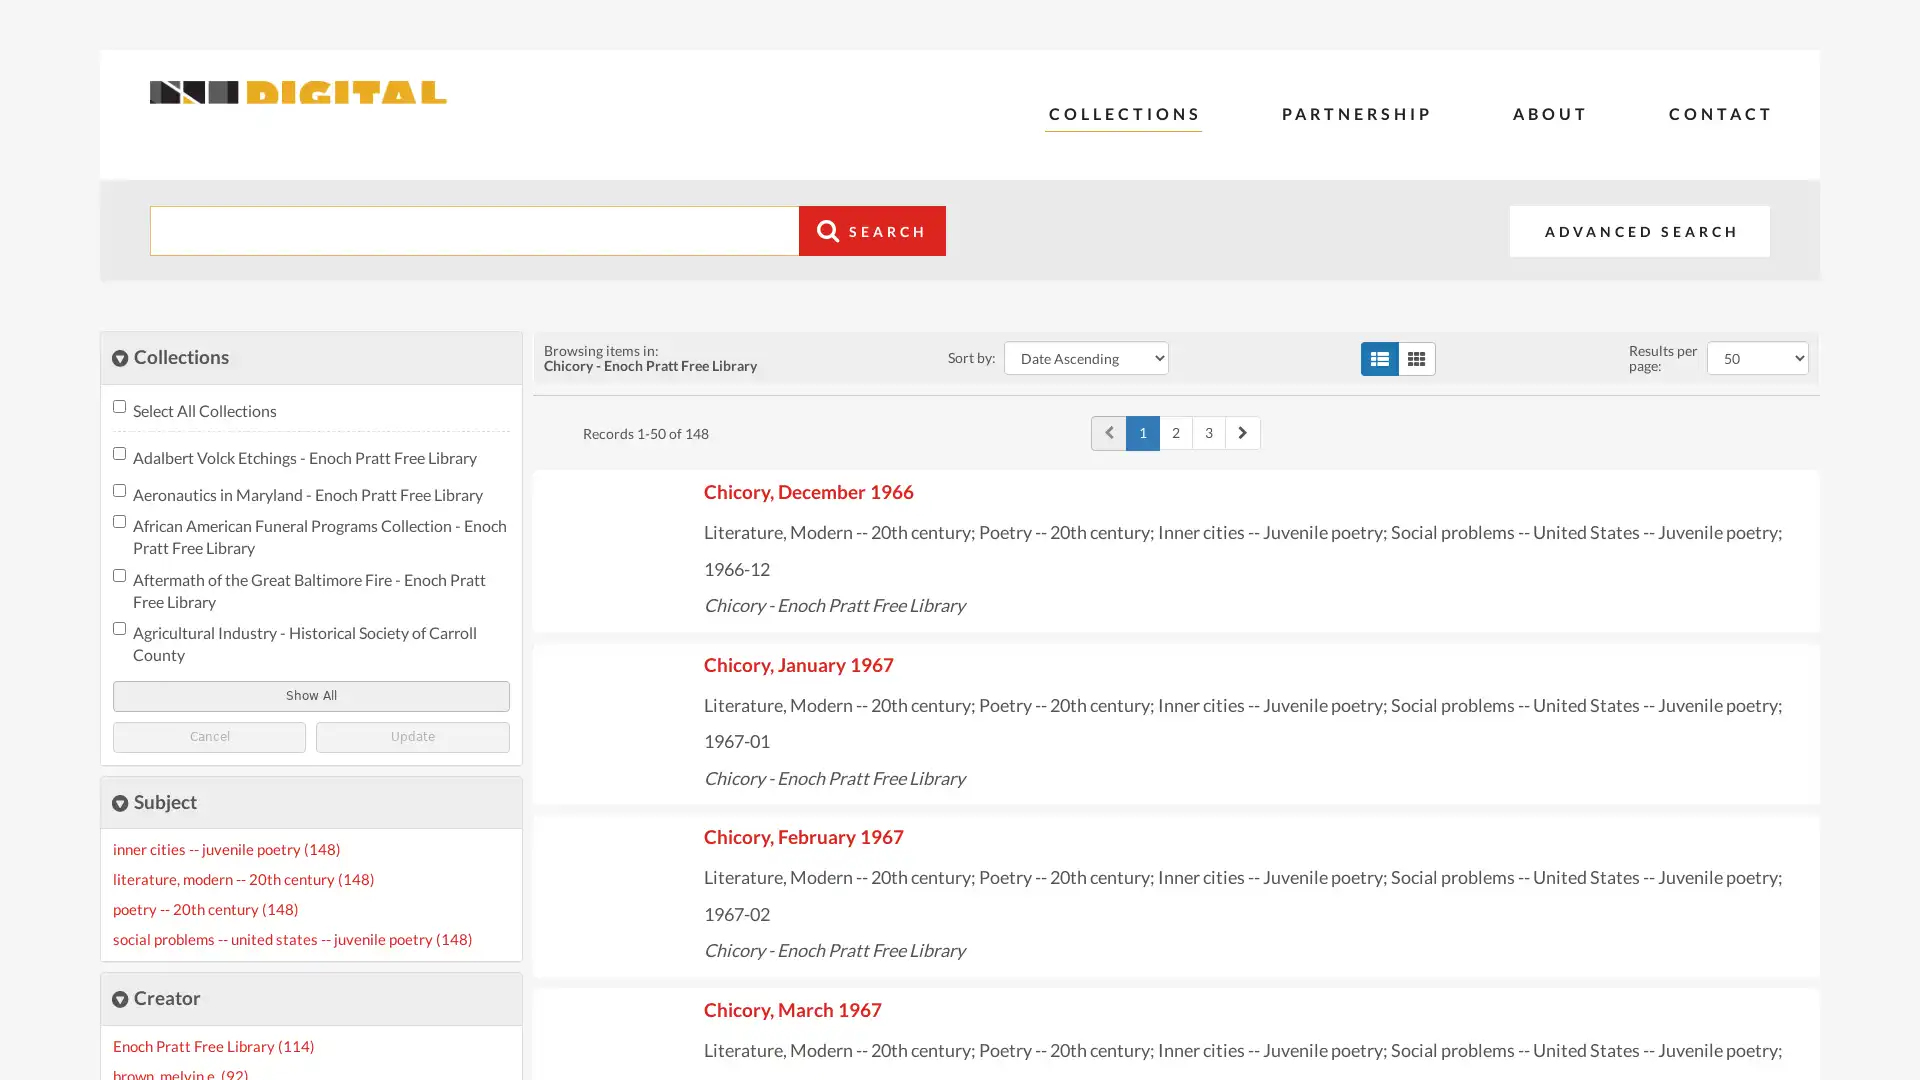 The height and width of the screenshot is (1080, 1920). Describe the element at coordinates (1176, 431) in the screenshot. I see `Page 2` at that location.